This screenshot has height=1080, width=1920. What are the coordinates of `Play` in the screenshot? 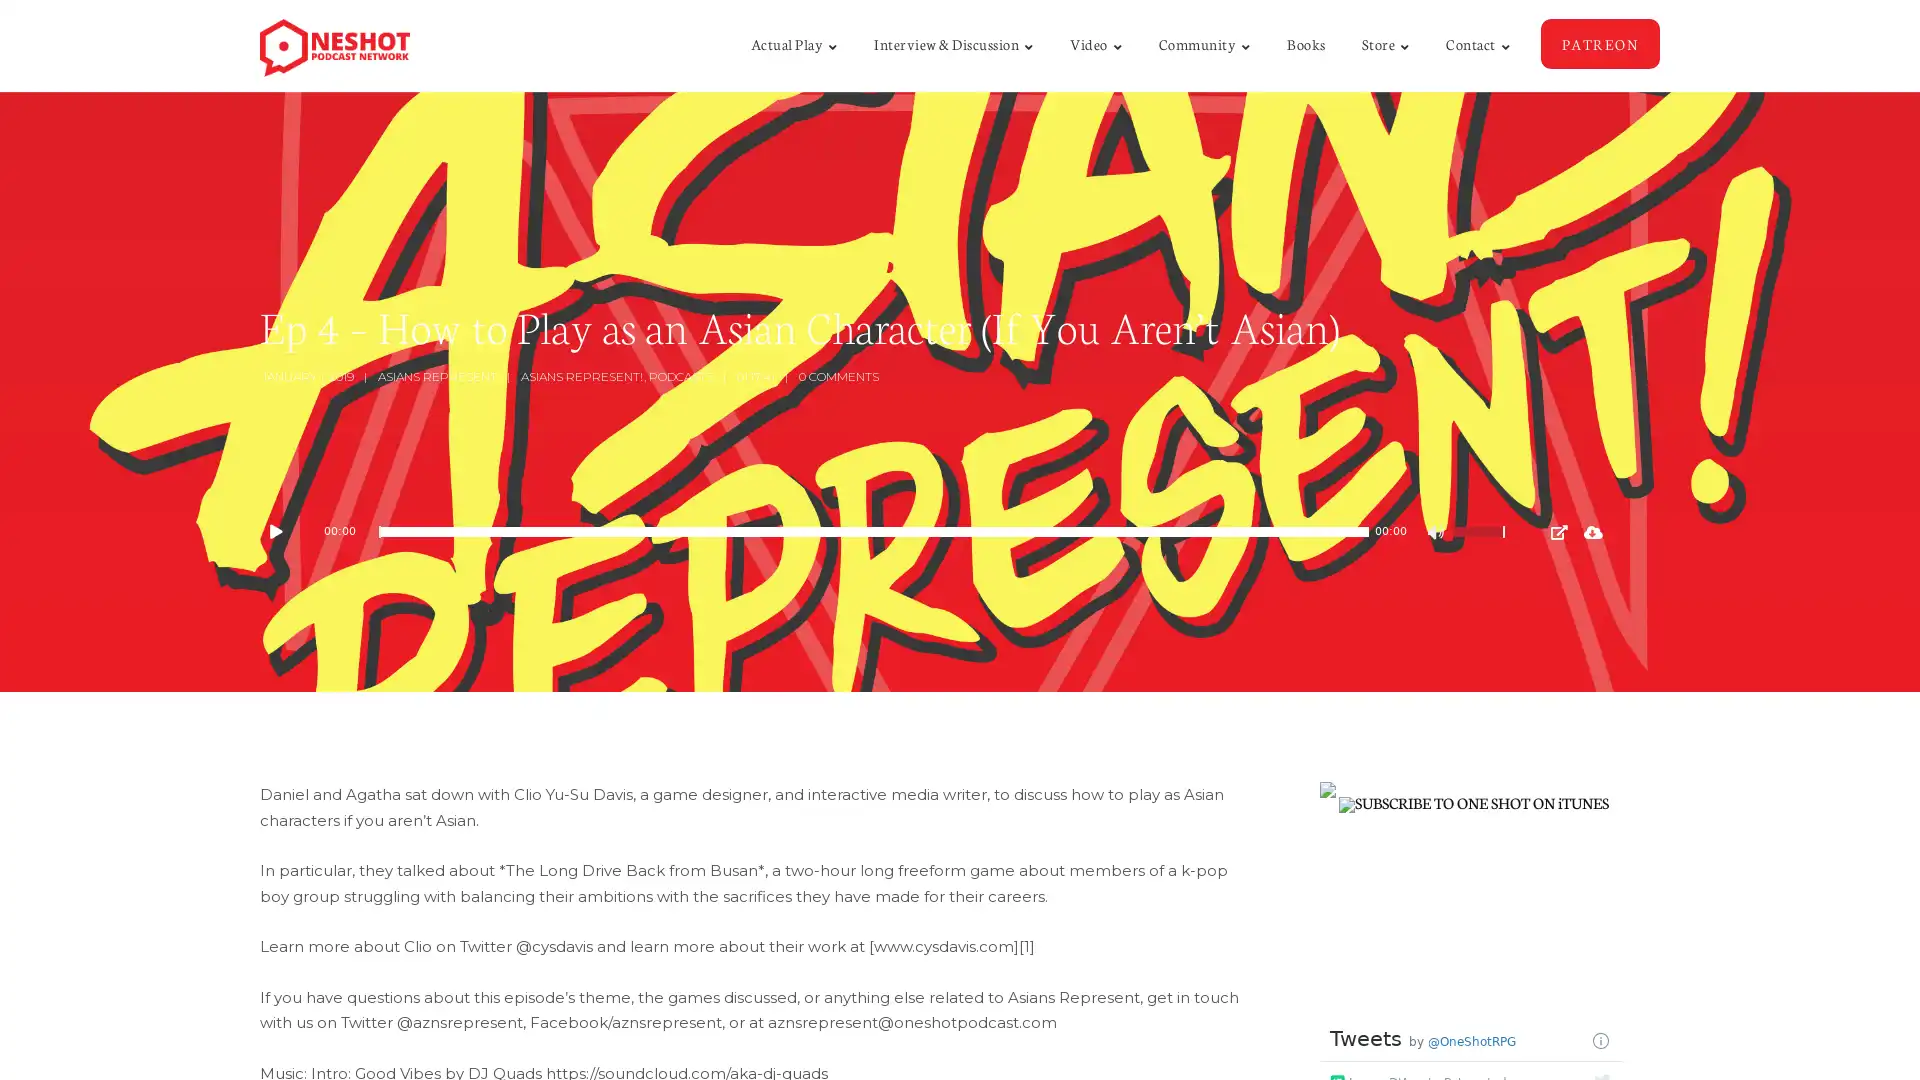 It's located at (285, 531).